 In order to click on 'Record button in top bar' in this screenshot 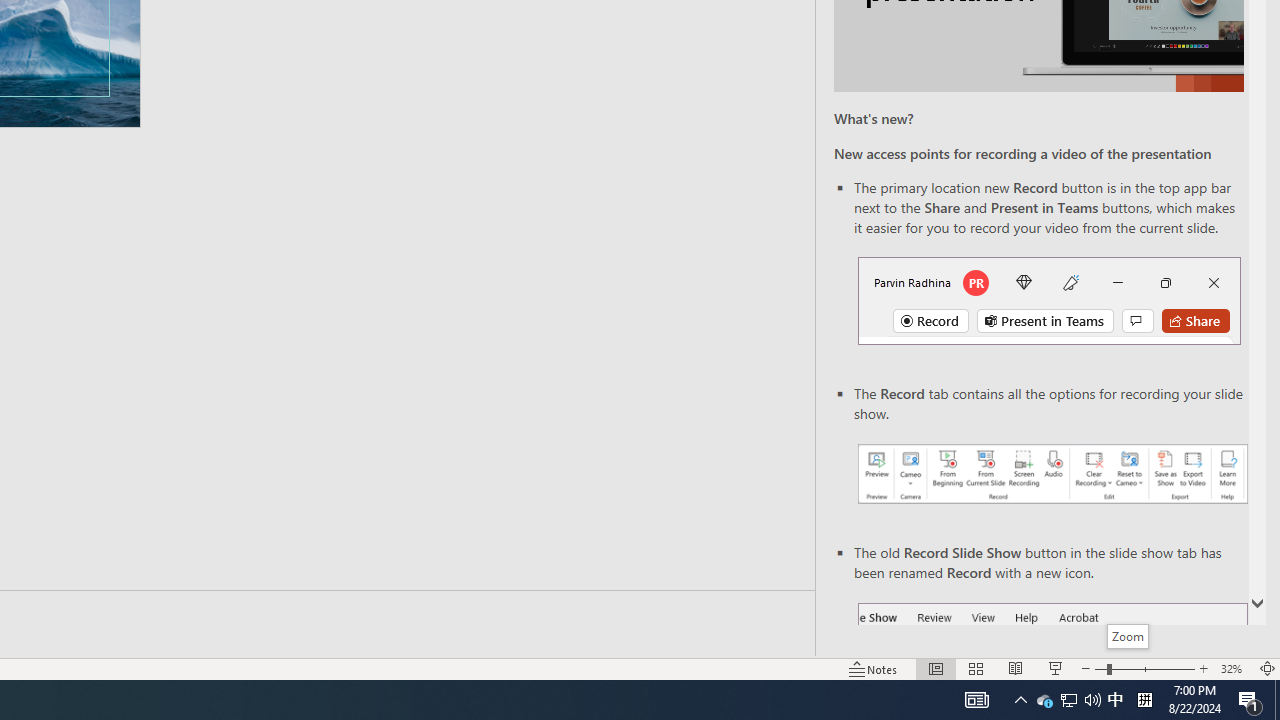, I will do `click(1048, 300)`.